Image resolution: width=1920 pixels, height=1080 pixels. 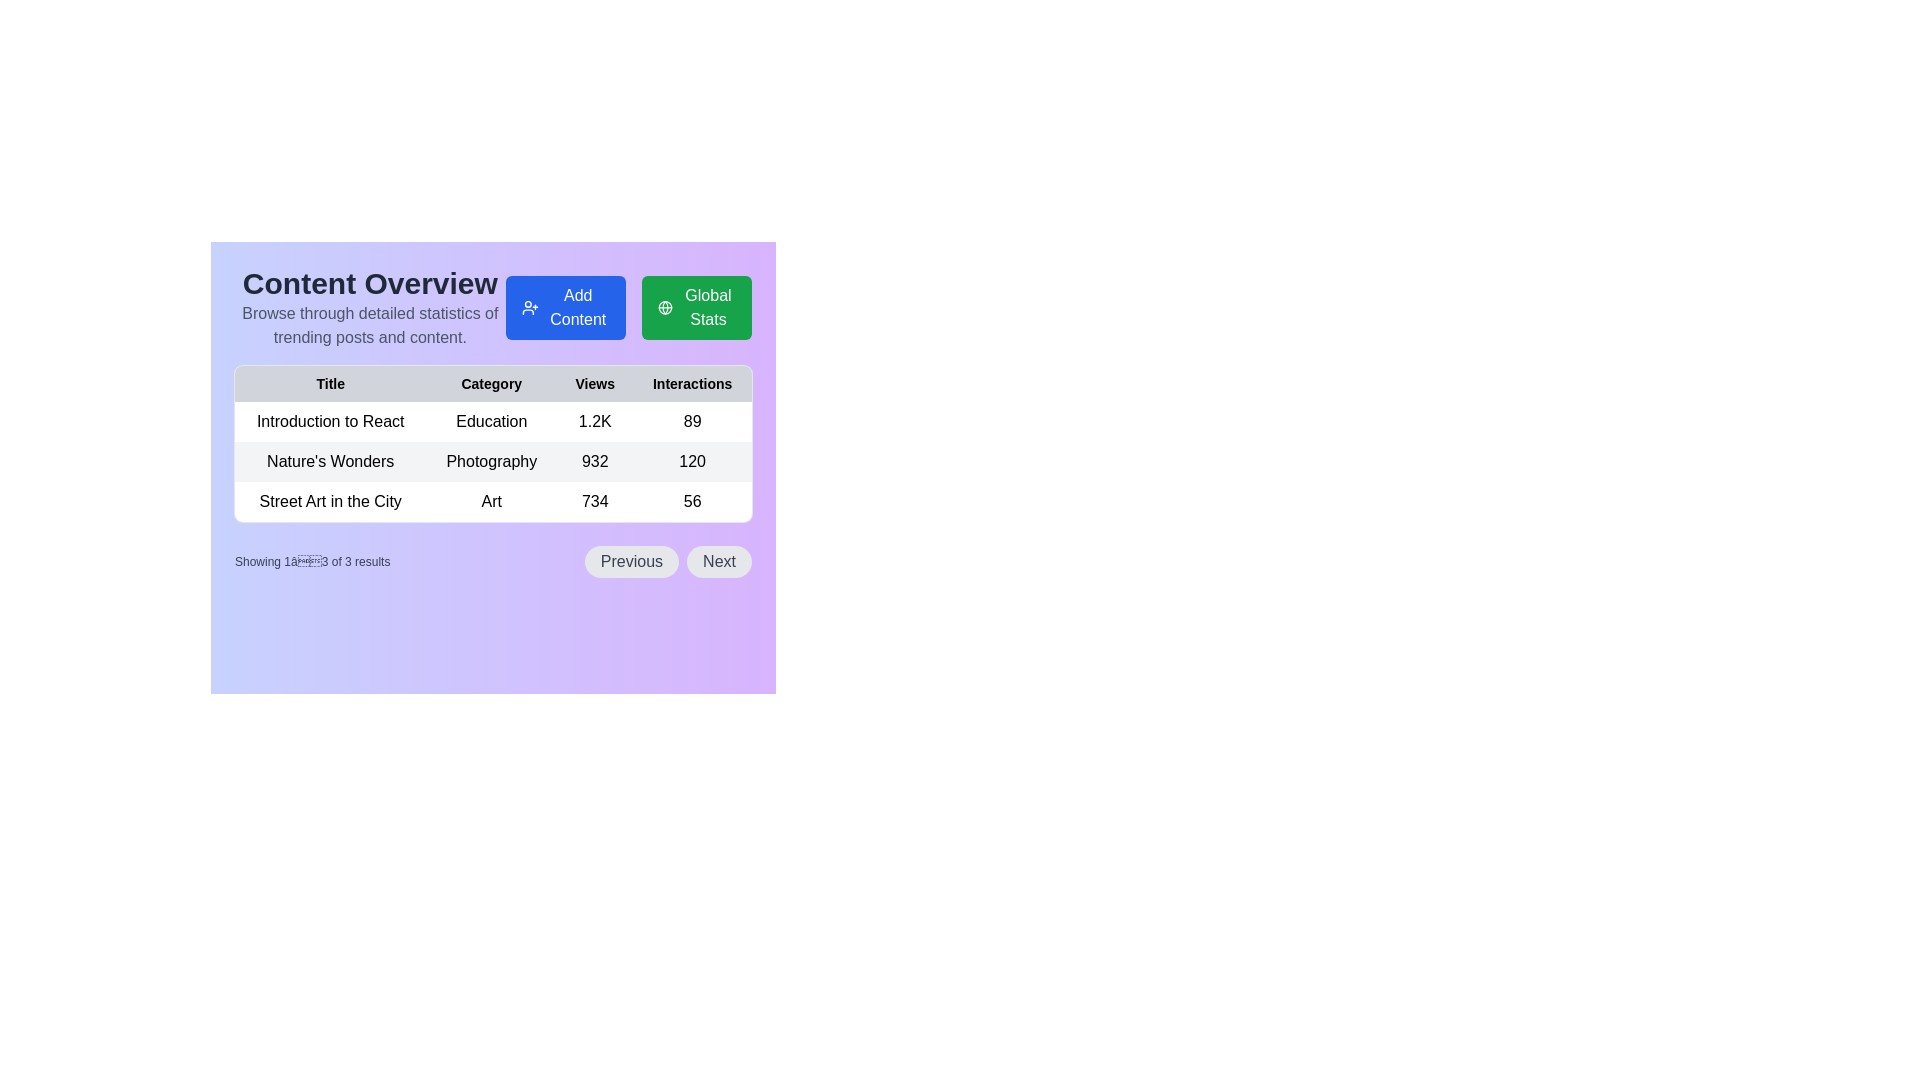 What do you see at coordinates (665, 308) in the screenshot?
I see `details of the globe icon symbolizing 'Global Stats', located to the left of the 'Global Stats' button at the top-right of the interface` at bounding box center [665, 308].